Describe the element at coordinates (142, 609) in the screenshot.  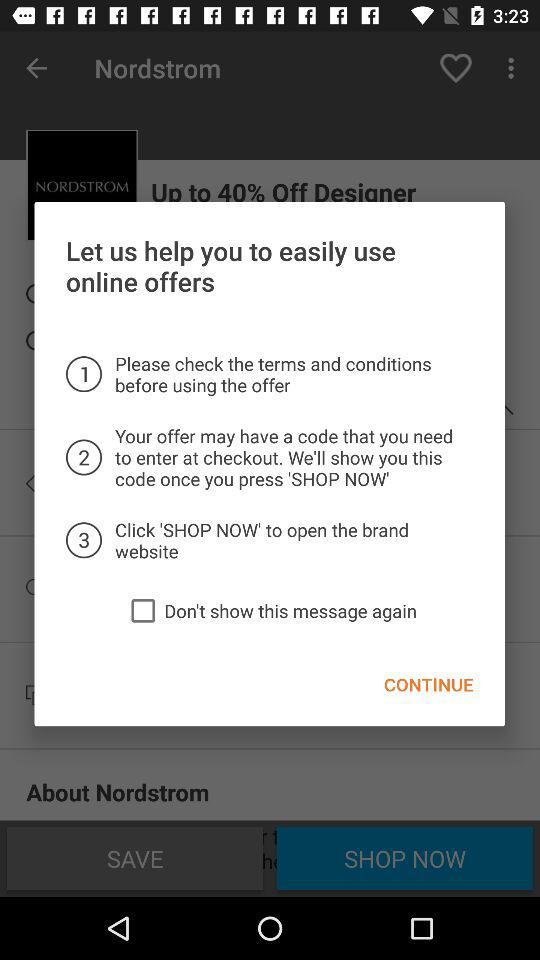
I see `icon next to don t show item` at that location.